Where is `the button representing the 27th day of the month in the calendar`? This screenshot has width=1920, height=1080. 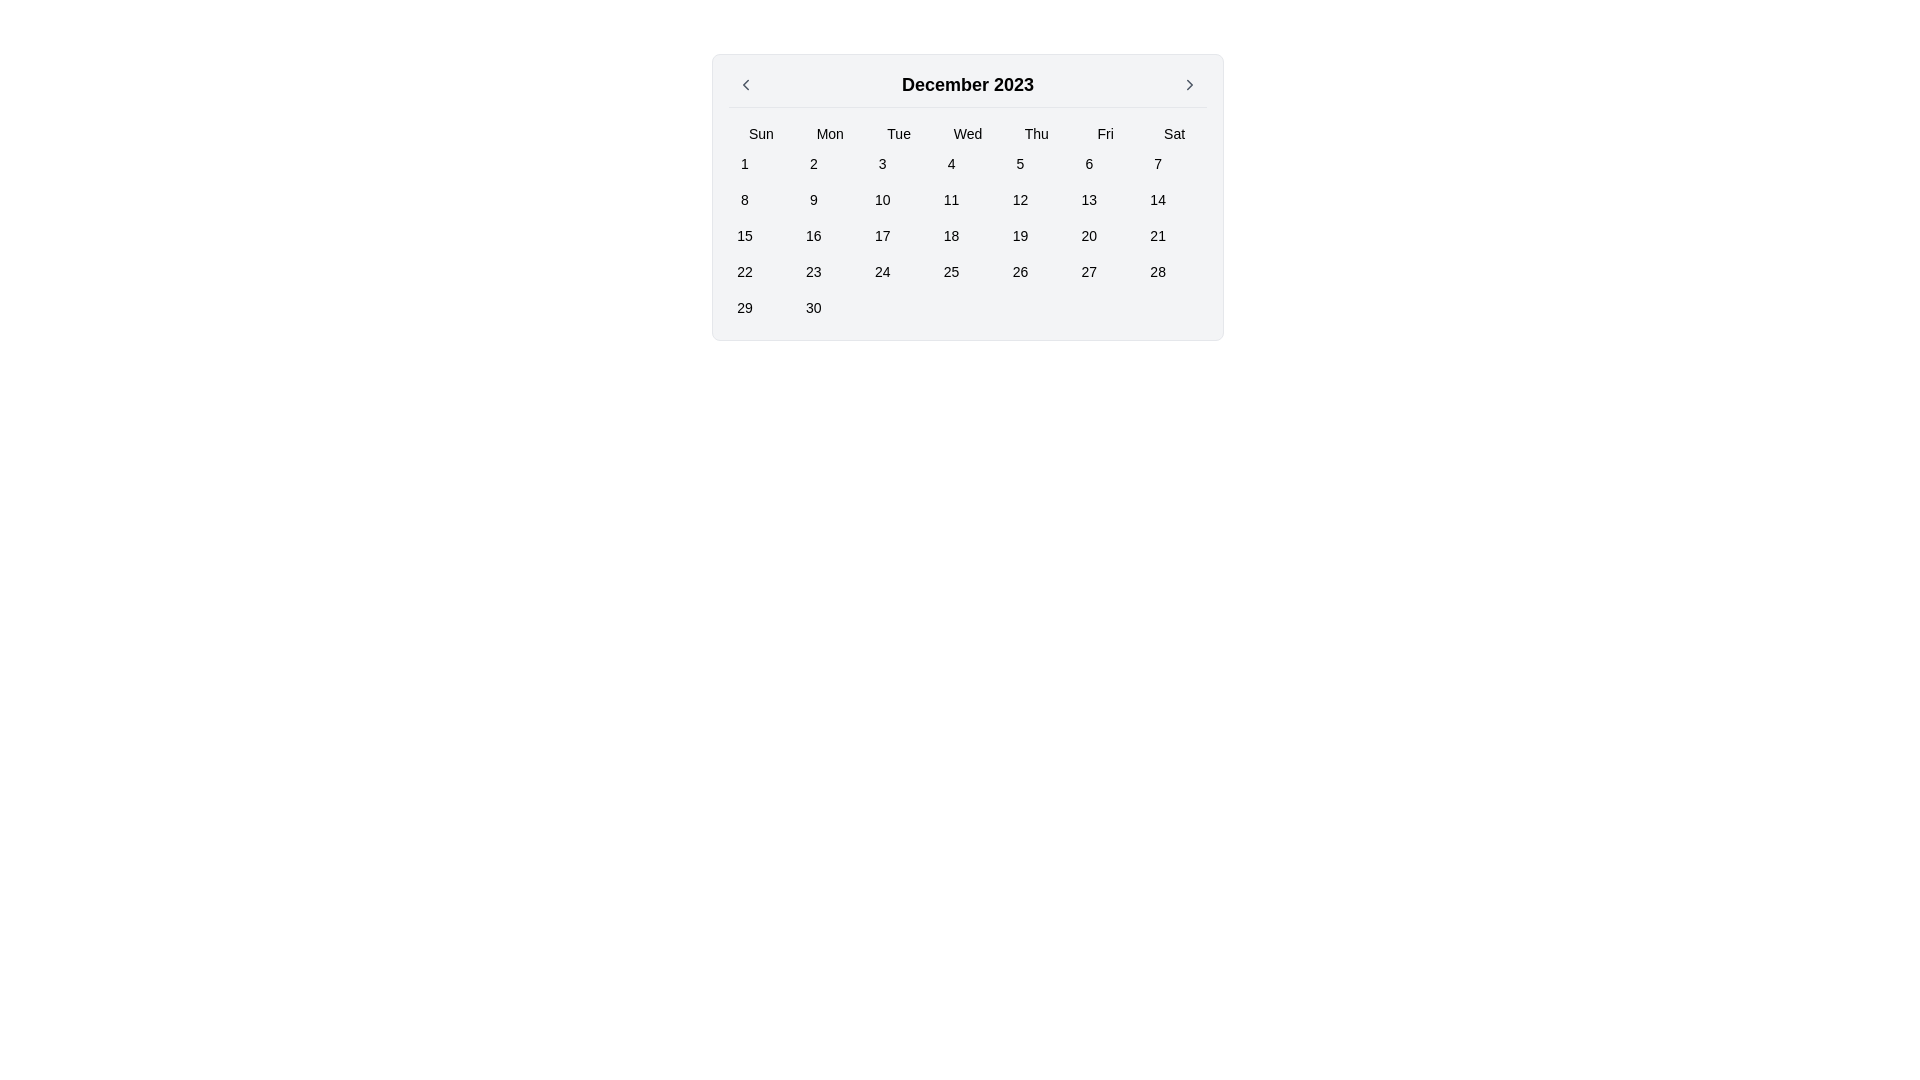
the button representing the 27th day of the month in the calendar is located at coordinates (1088, 272).